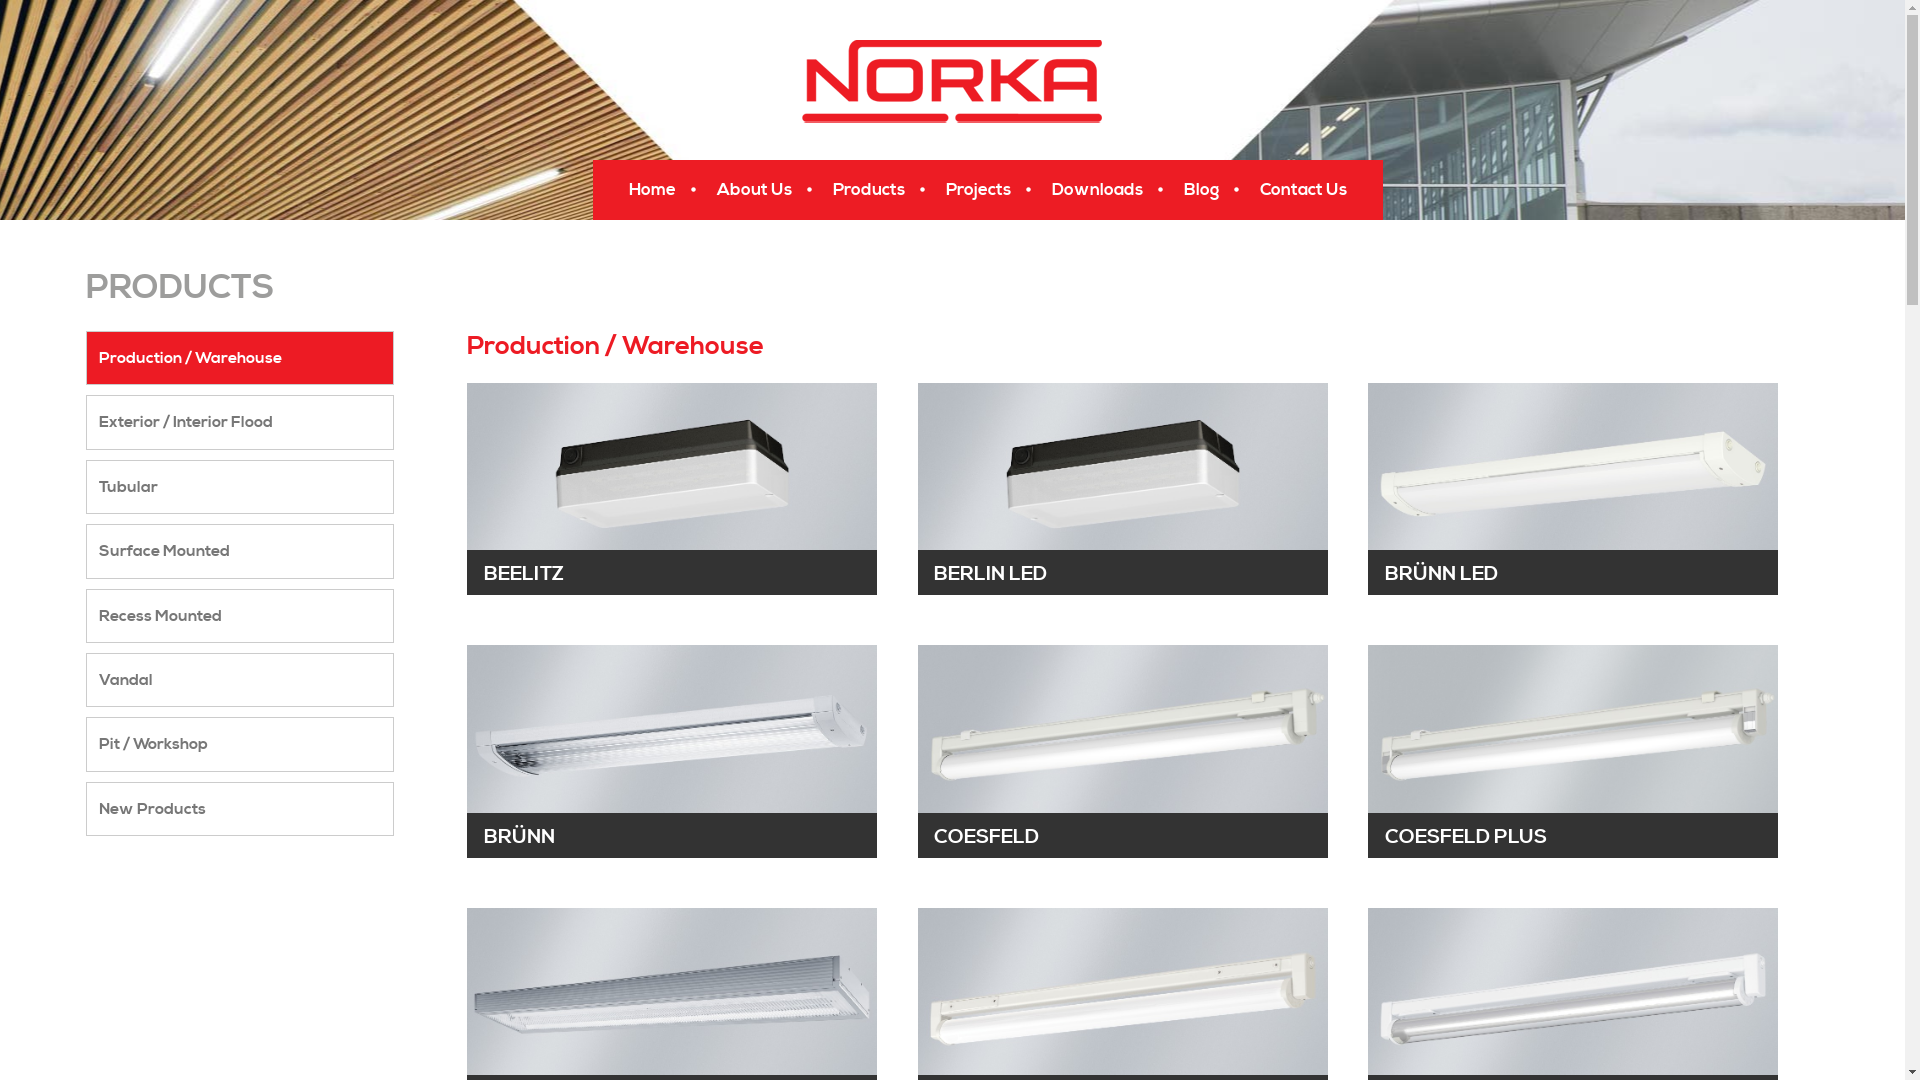 The image size is (1920, 1080). What do you see at coordinates (240, 615) in the screenshot?
I see `'Recess Mounted'` at bounding box center [240, 615].